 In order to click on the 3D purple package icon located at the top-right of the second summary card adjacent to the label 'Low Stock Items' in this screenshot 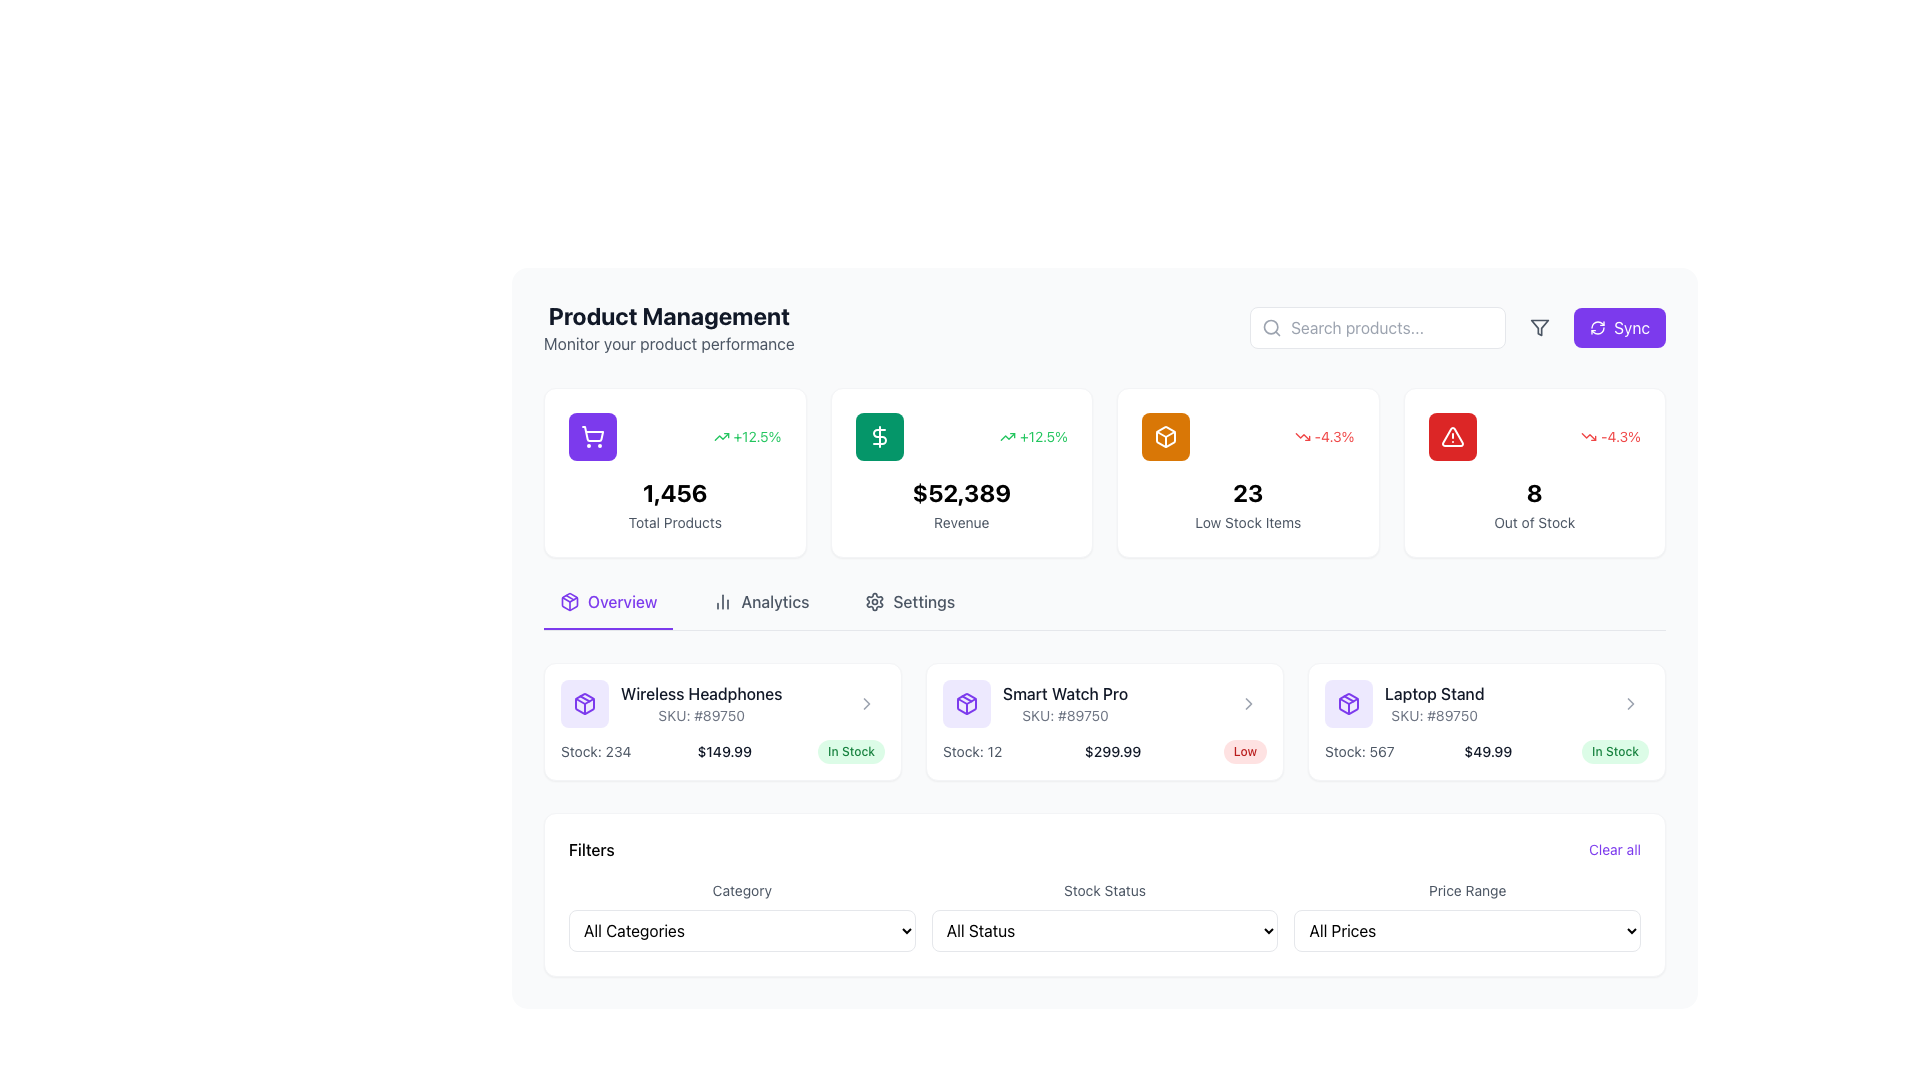, I will do `click(966, 703)`.